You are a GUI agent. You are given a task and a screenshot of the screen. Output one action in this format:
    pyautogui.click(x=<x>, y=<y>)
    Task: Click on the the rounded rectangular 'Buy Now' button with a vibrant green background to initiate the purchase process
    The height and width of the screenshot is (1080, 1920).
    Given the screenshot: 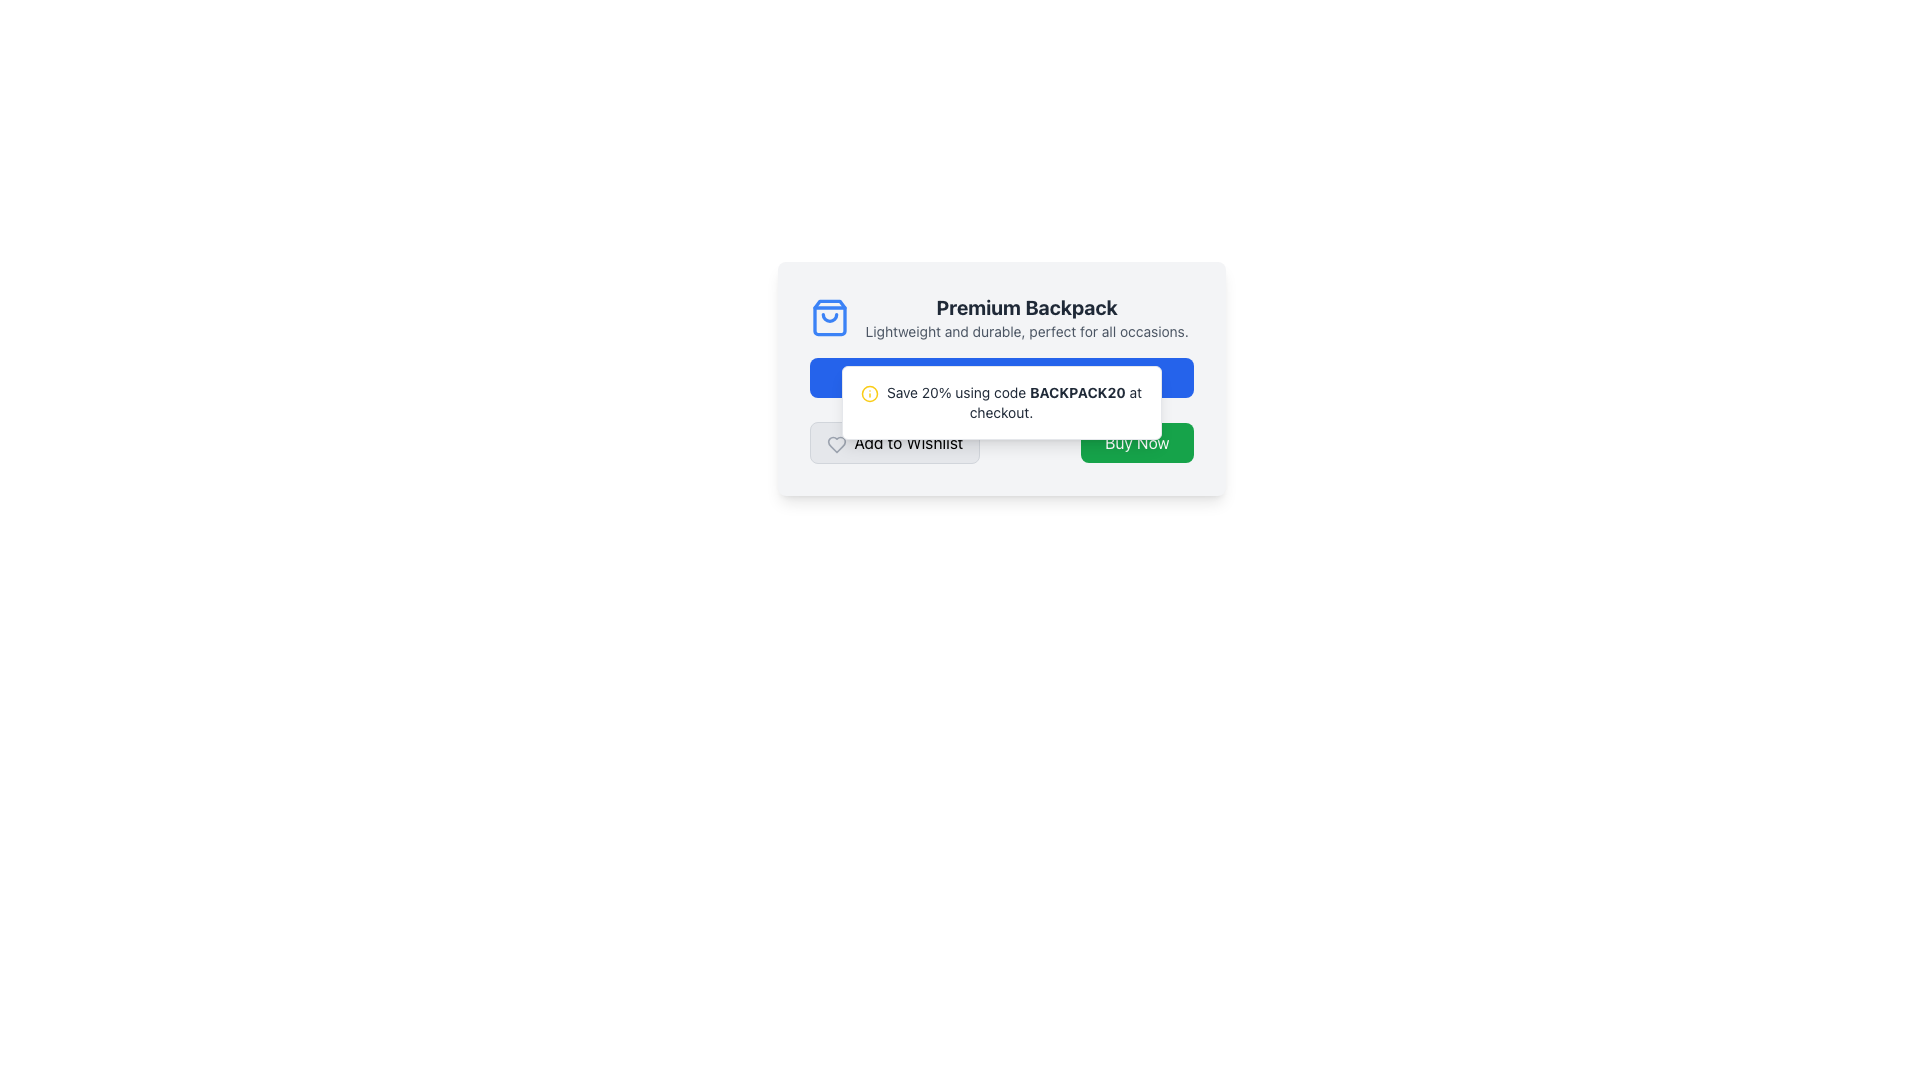 What is the action you would take?
    pyautogui.click(x=1137, y=442)
    